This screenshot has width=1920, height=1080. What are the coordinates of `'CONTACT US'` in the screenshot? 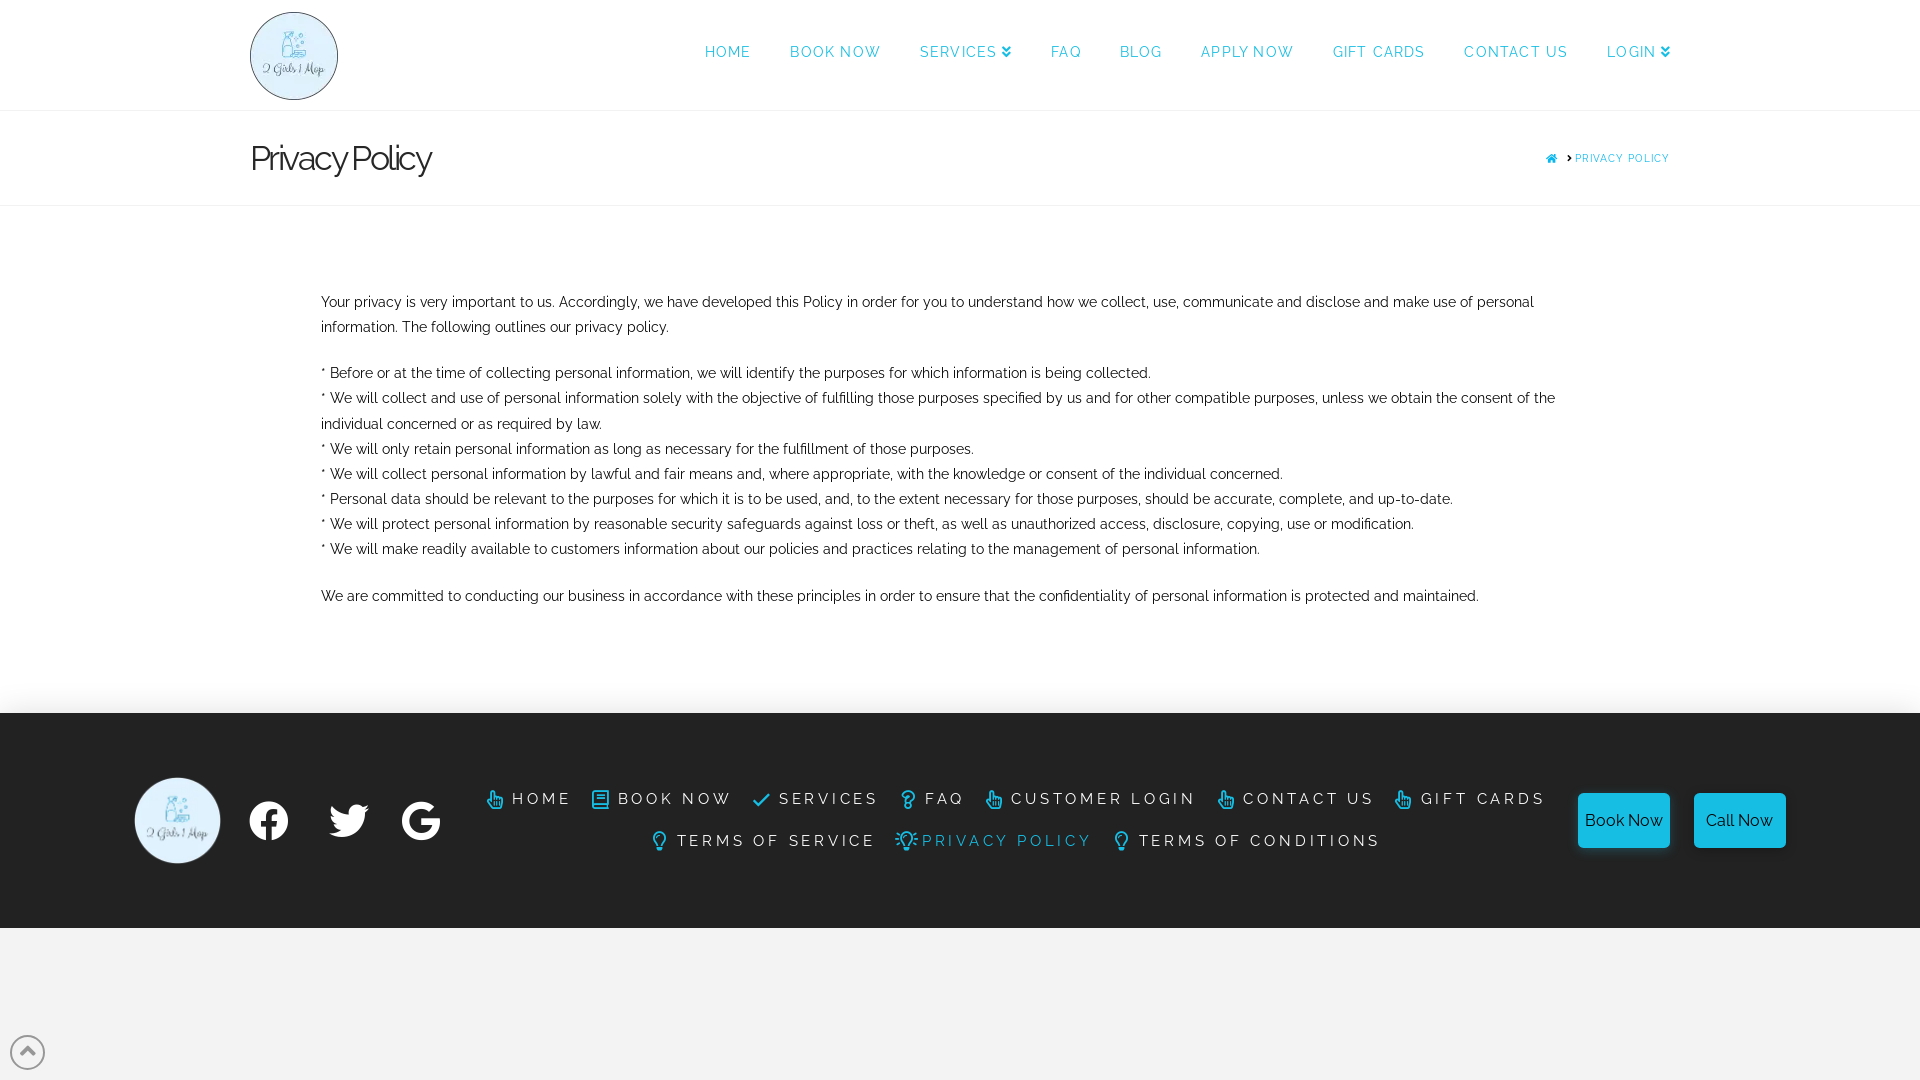 It's located at (1444, 53).